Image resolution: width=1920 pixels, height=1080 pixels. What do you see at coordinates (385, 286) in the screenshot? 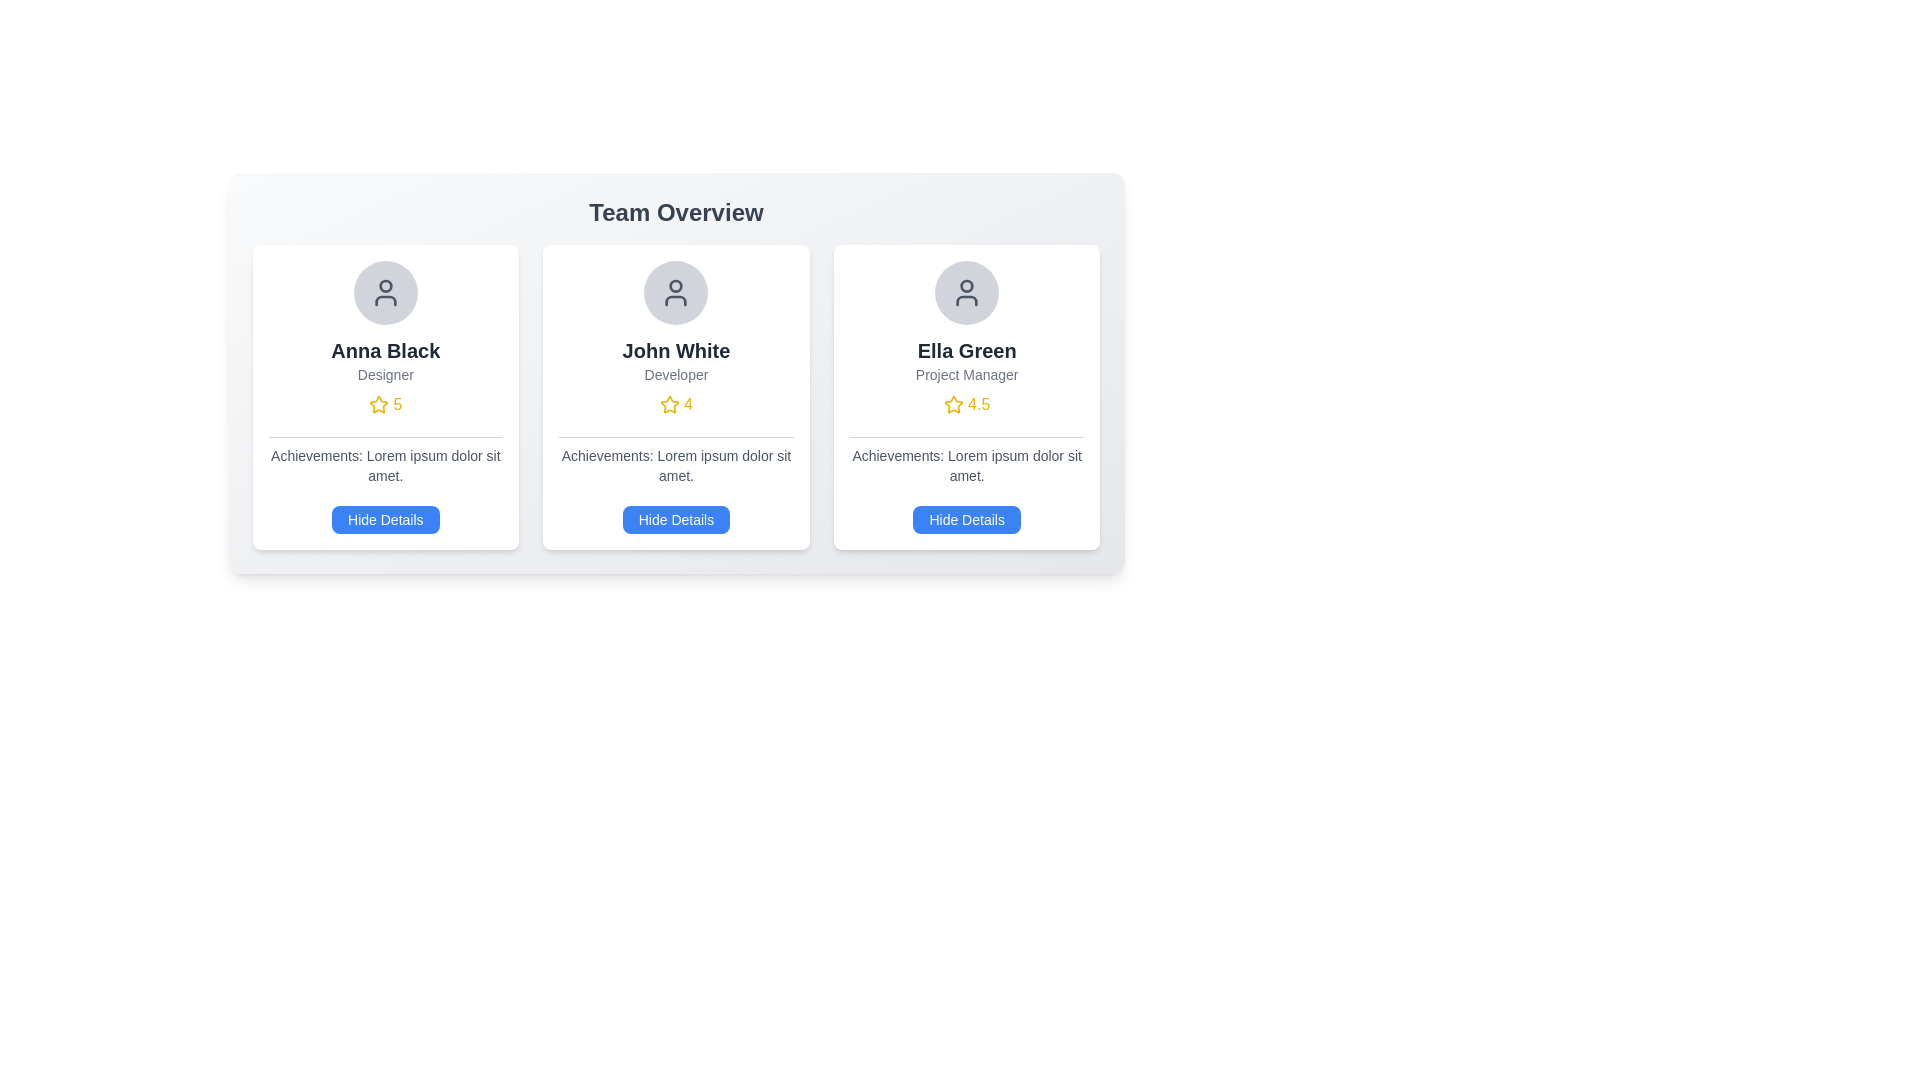
I see `the SVG Ellipse decoration component located at the center of the head outline of the profile icon for Anna Black in the first card` at bounding box center [385, 286].